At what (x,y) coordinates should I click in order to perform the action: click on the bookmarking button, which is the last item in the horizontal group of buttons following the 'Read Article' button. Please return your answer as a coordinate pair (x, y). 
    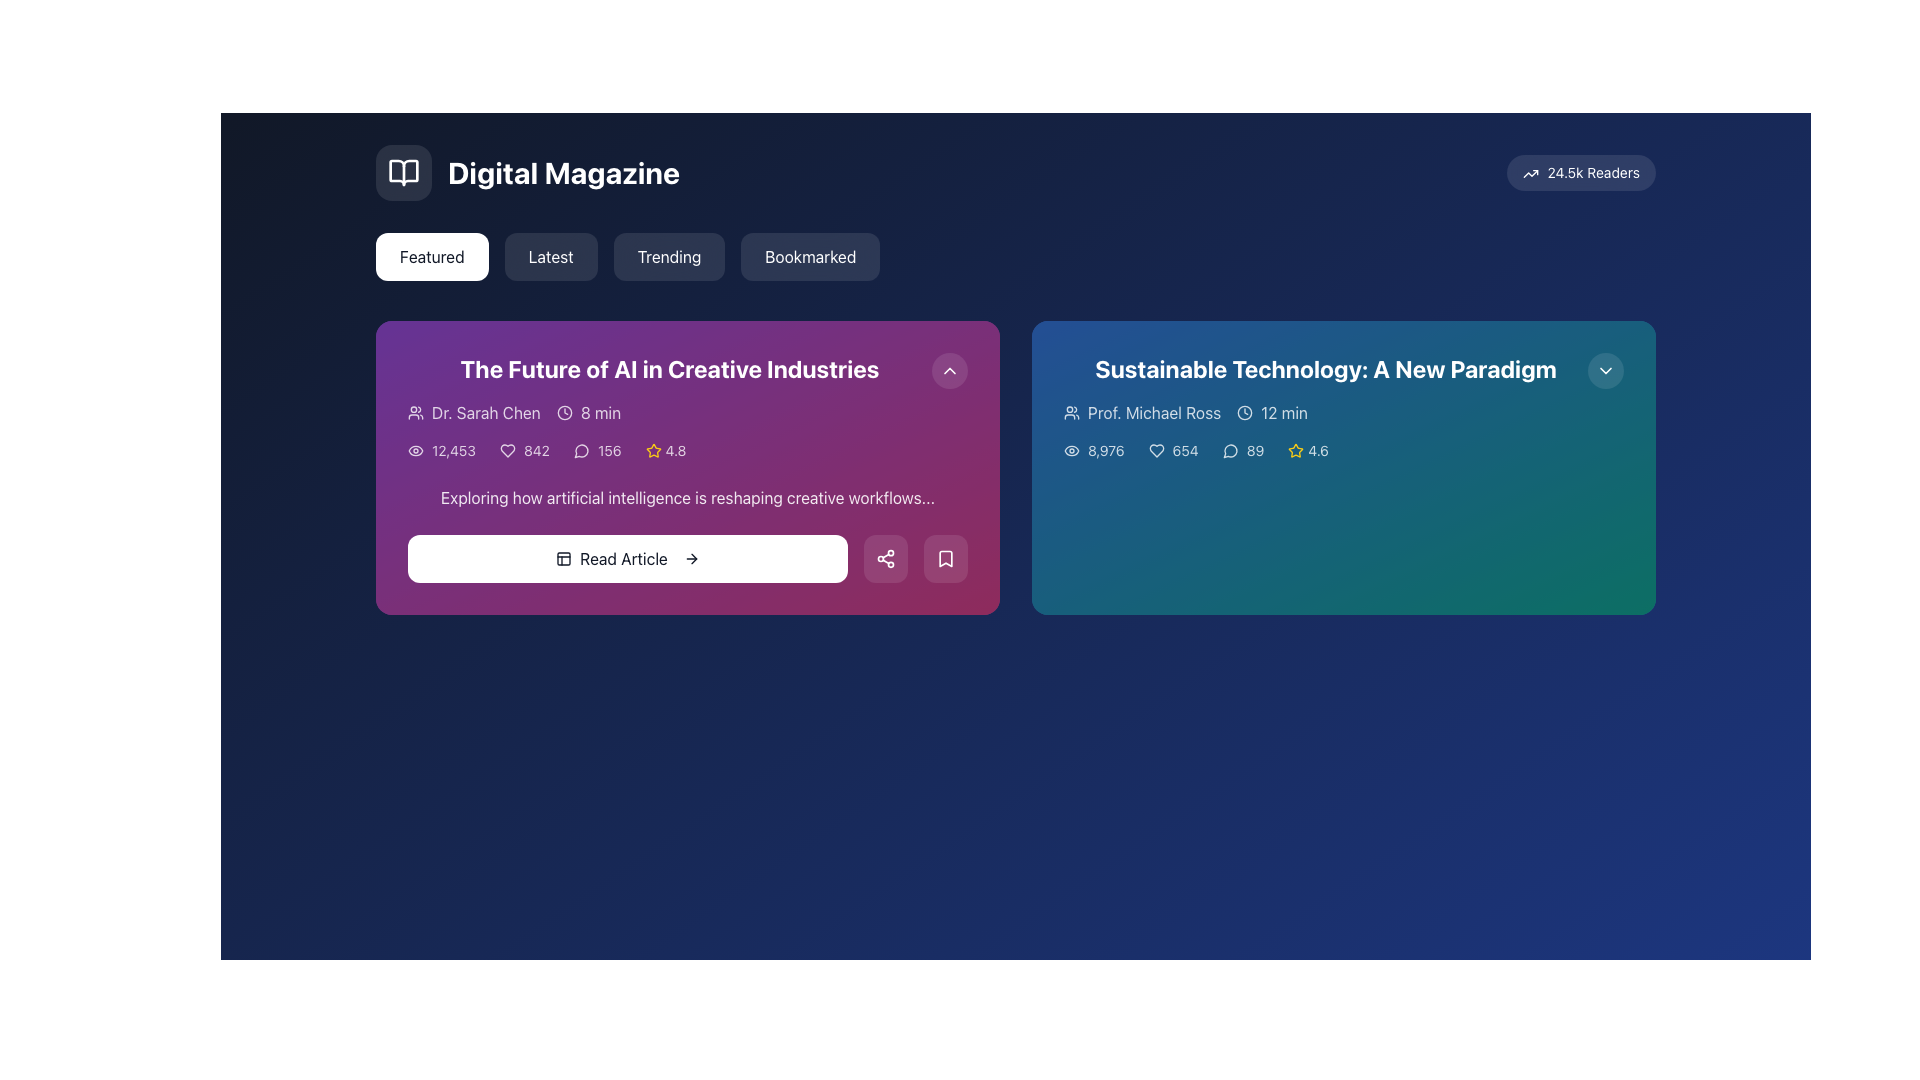
    Looking at the image, I should click on (944, 559).